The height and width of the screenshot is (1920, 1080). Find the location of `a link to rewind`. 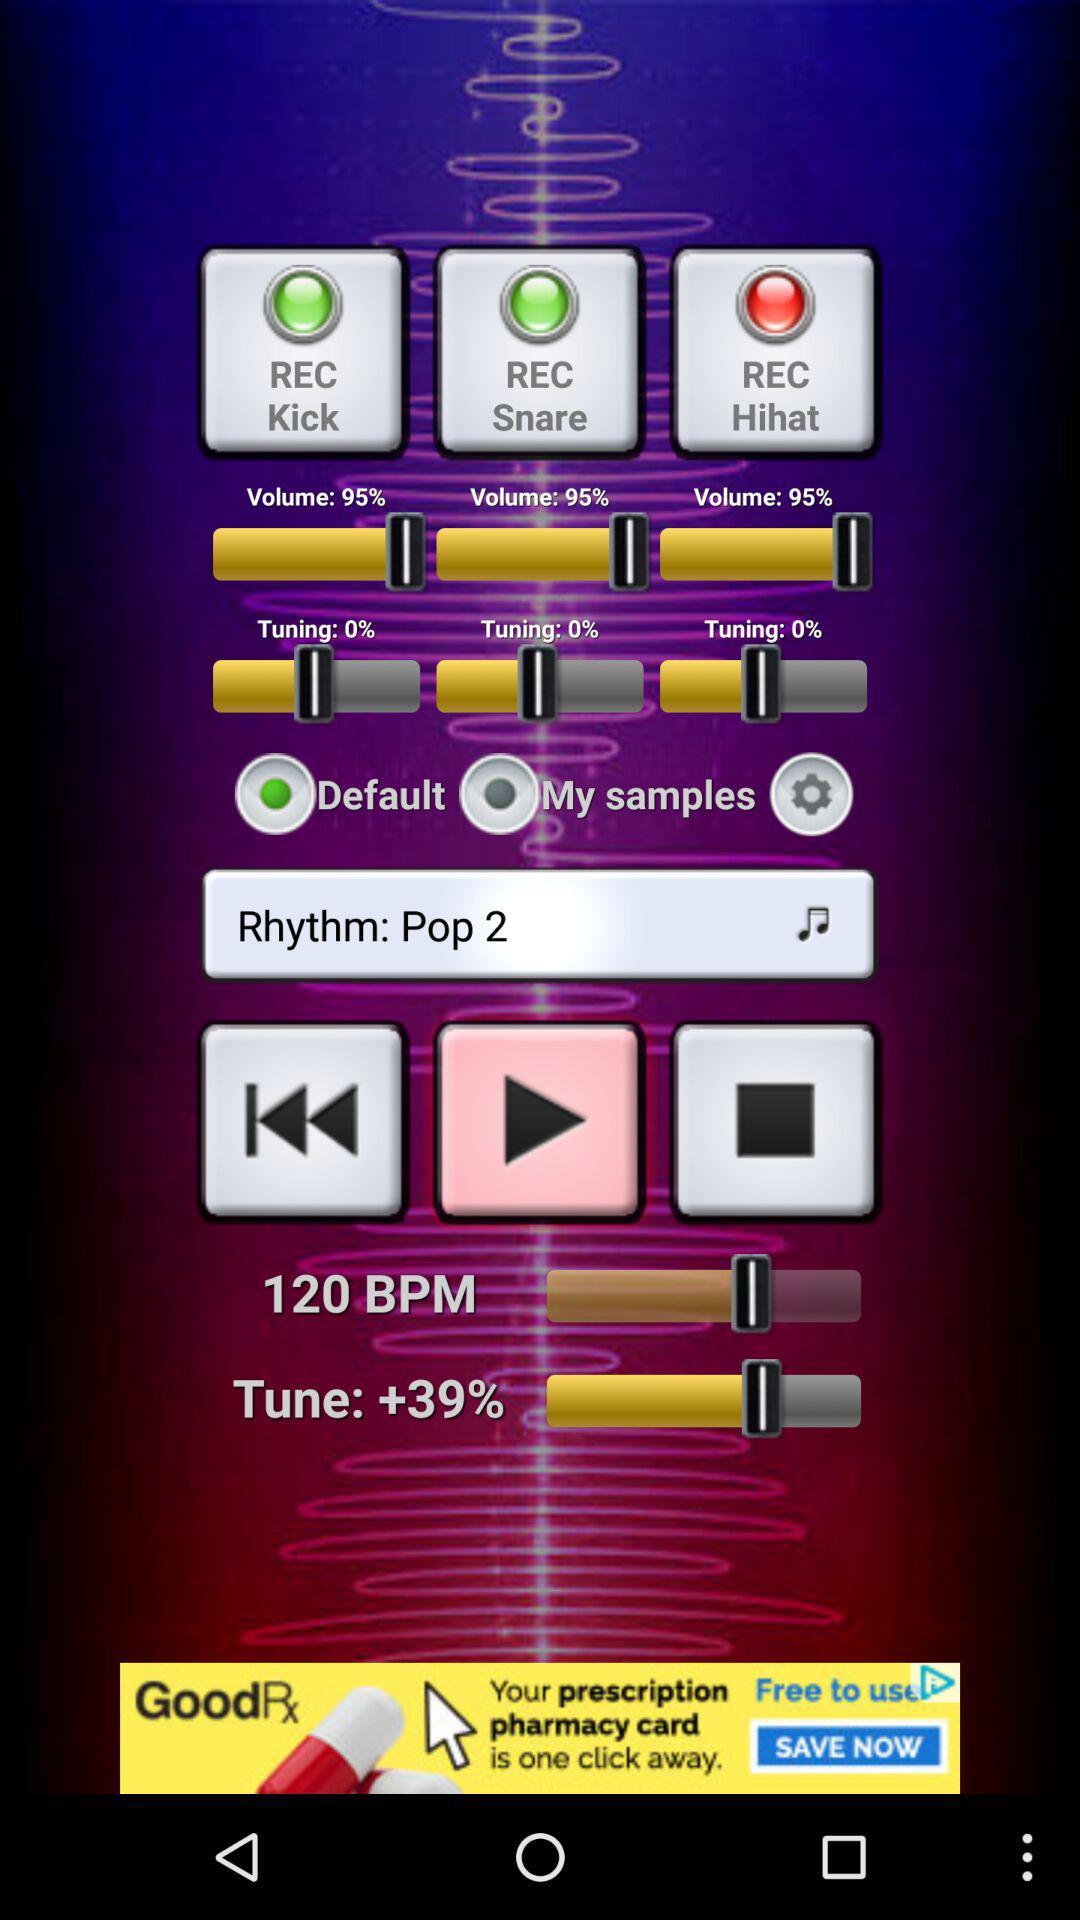

a link to rewind is located at coordinates (303, 1121).